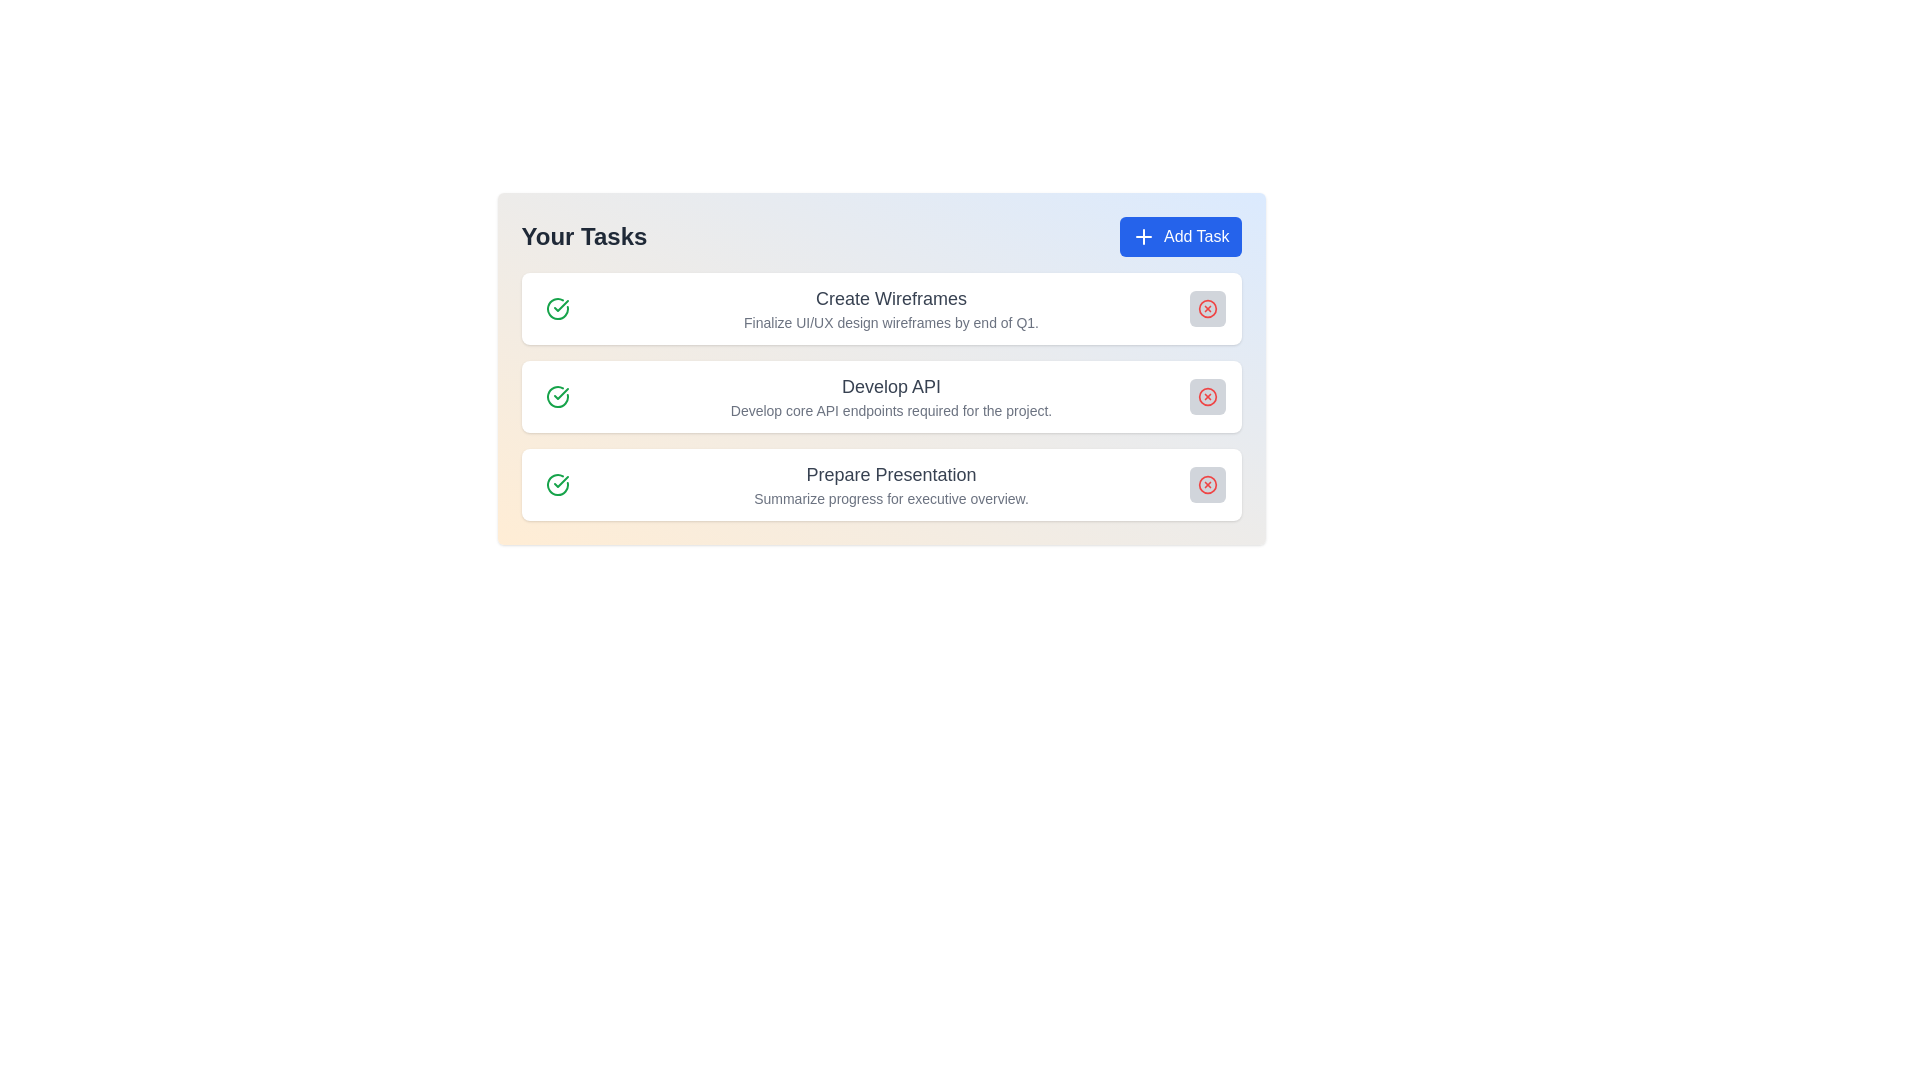 The width and height of the screenshot is (1920, 1080). What do you see at coordinates (557, 485) in the screenshot?
I see `the circular green icon with a checkmark inside, which indicates completion, located to the left of the 'Prepare Presentation' text in the third task card` at bounding box center [557, 485].